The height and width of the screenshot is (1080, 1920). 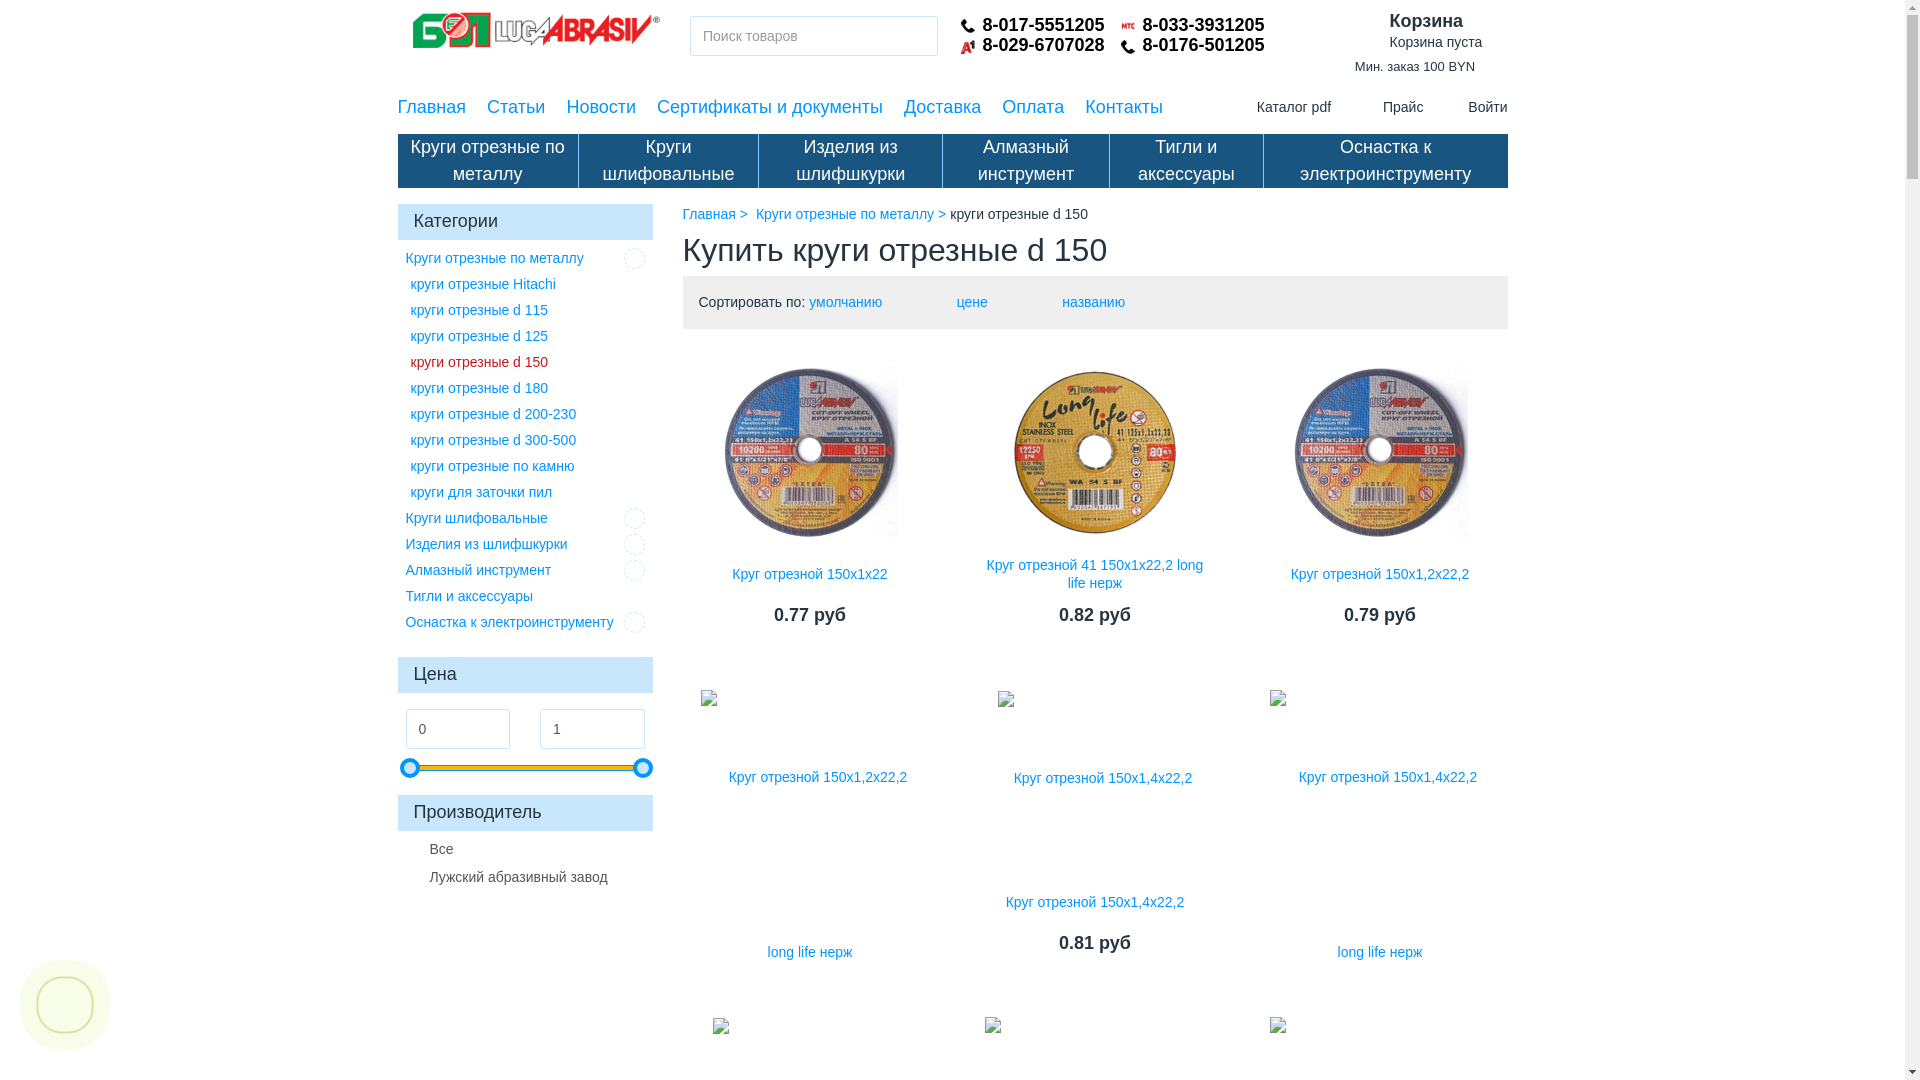 I want to click on '8-033-3931205', so click(x=1200, y=24).